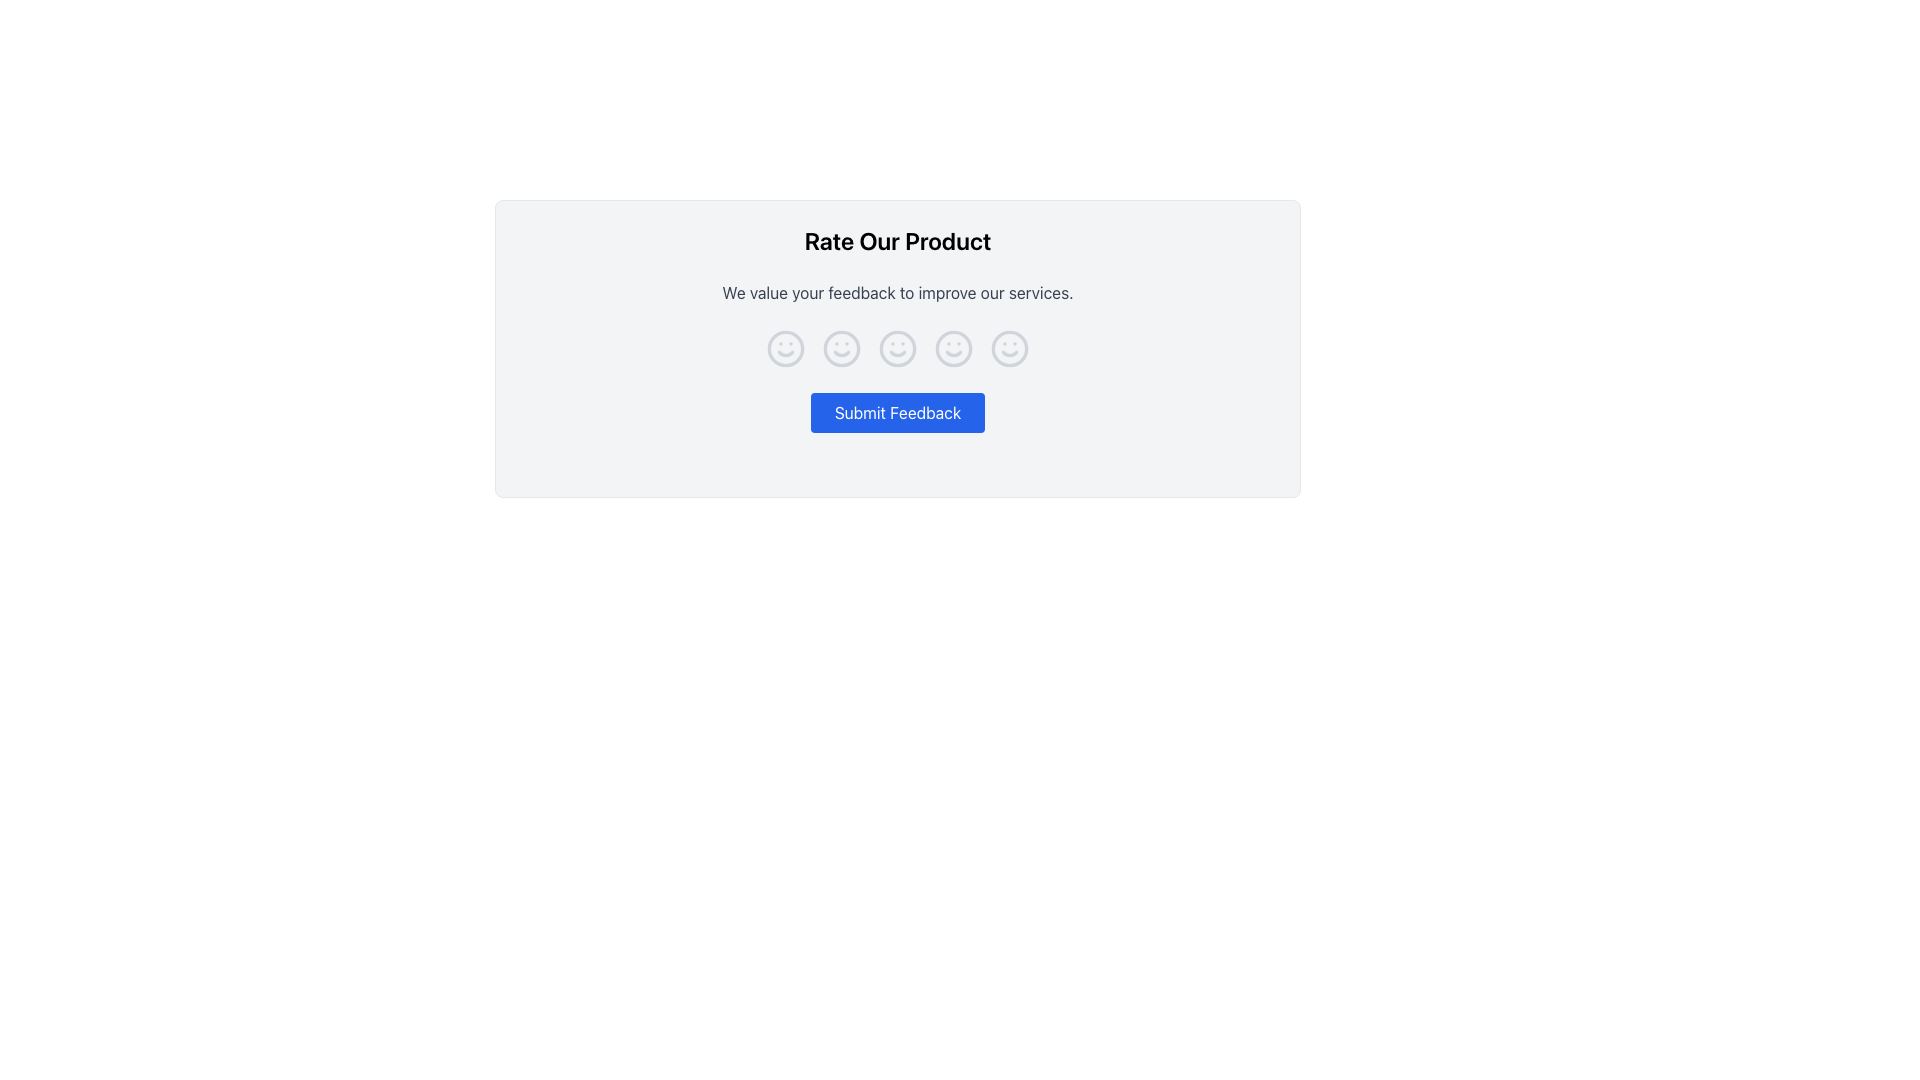 The width and height of the screenshot is (1920, 1080). What do you see at coordinates (896, 411) in the screenshot?
I see `the feedback submission button located centrally below the smiley icons` at bounding box center [896, 411].